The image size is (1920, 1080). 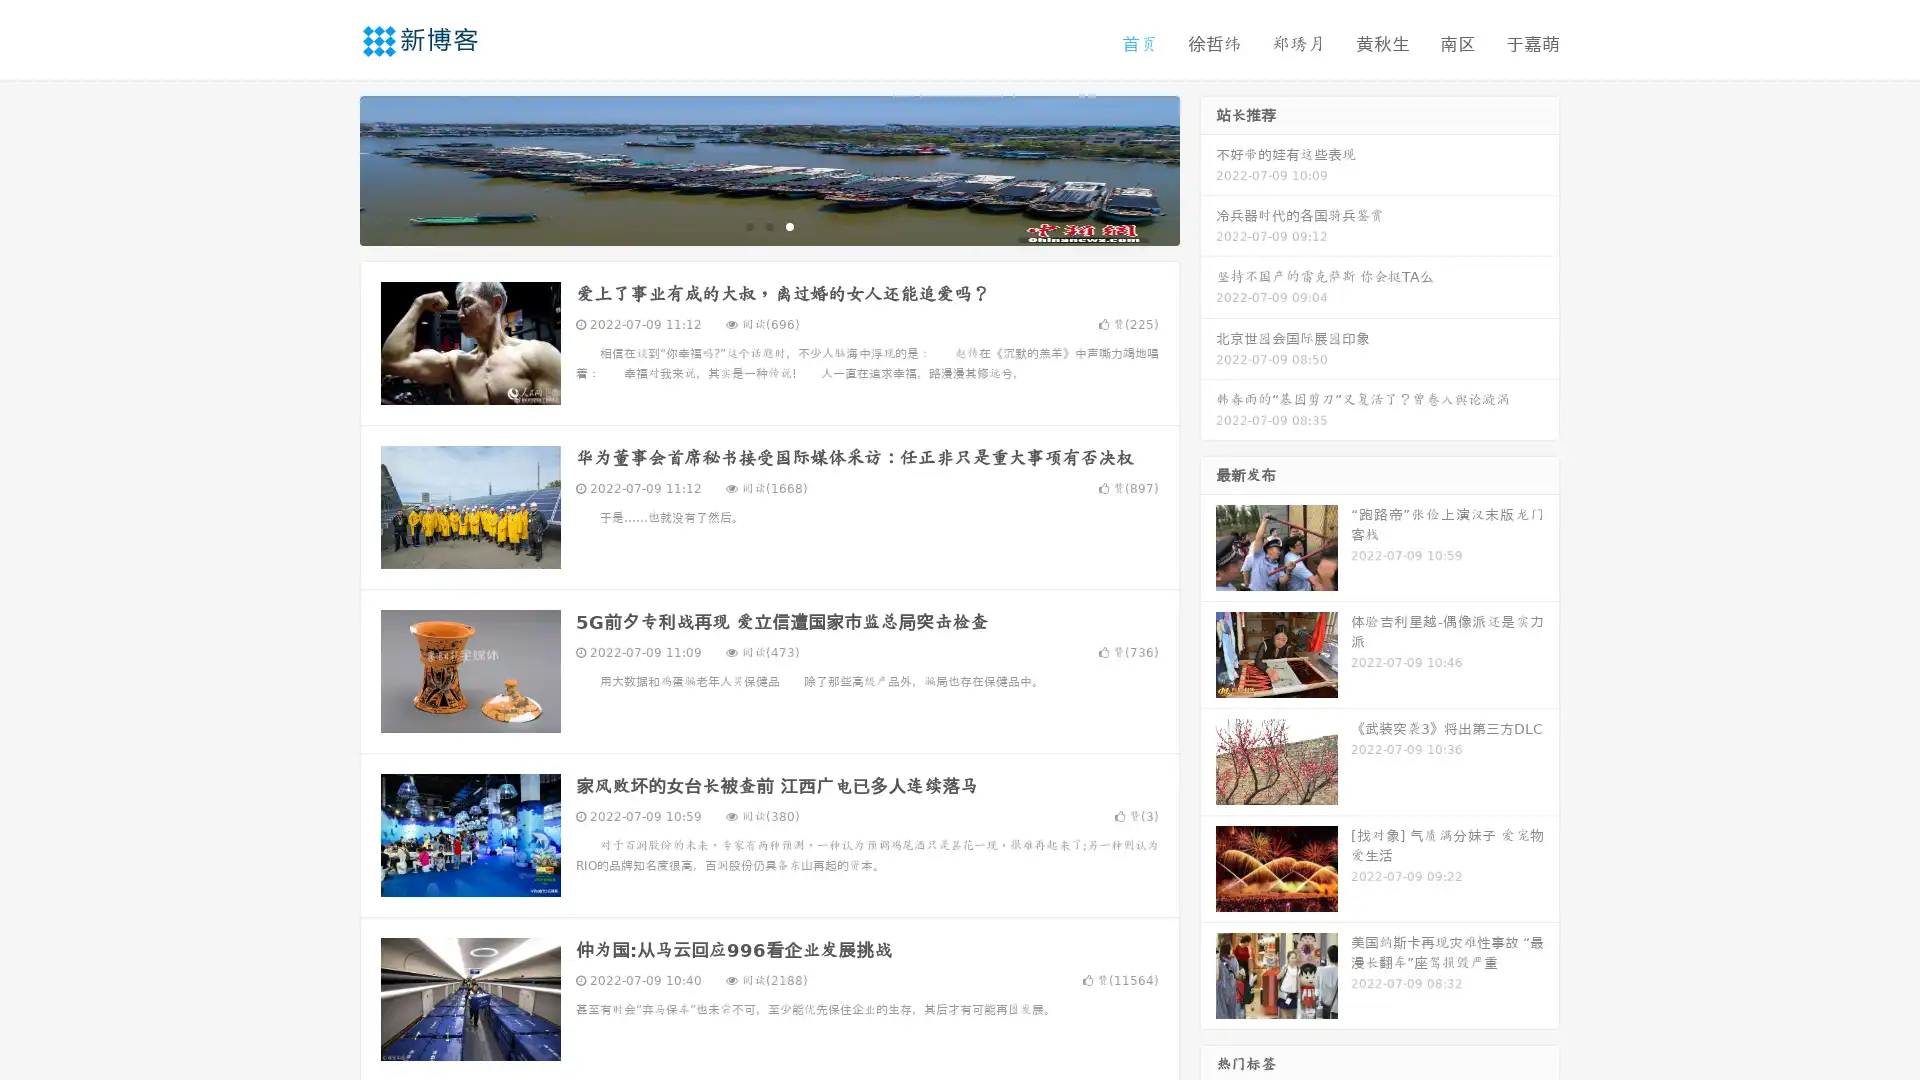 What do you see at coordinates (748, 225) in the screenshot?
I see `Go to slide 1` at bounding box center [748, 225].